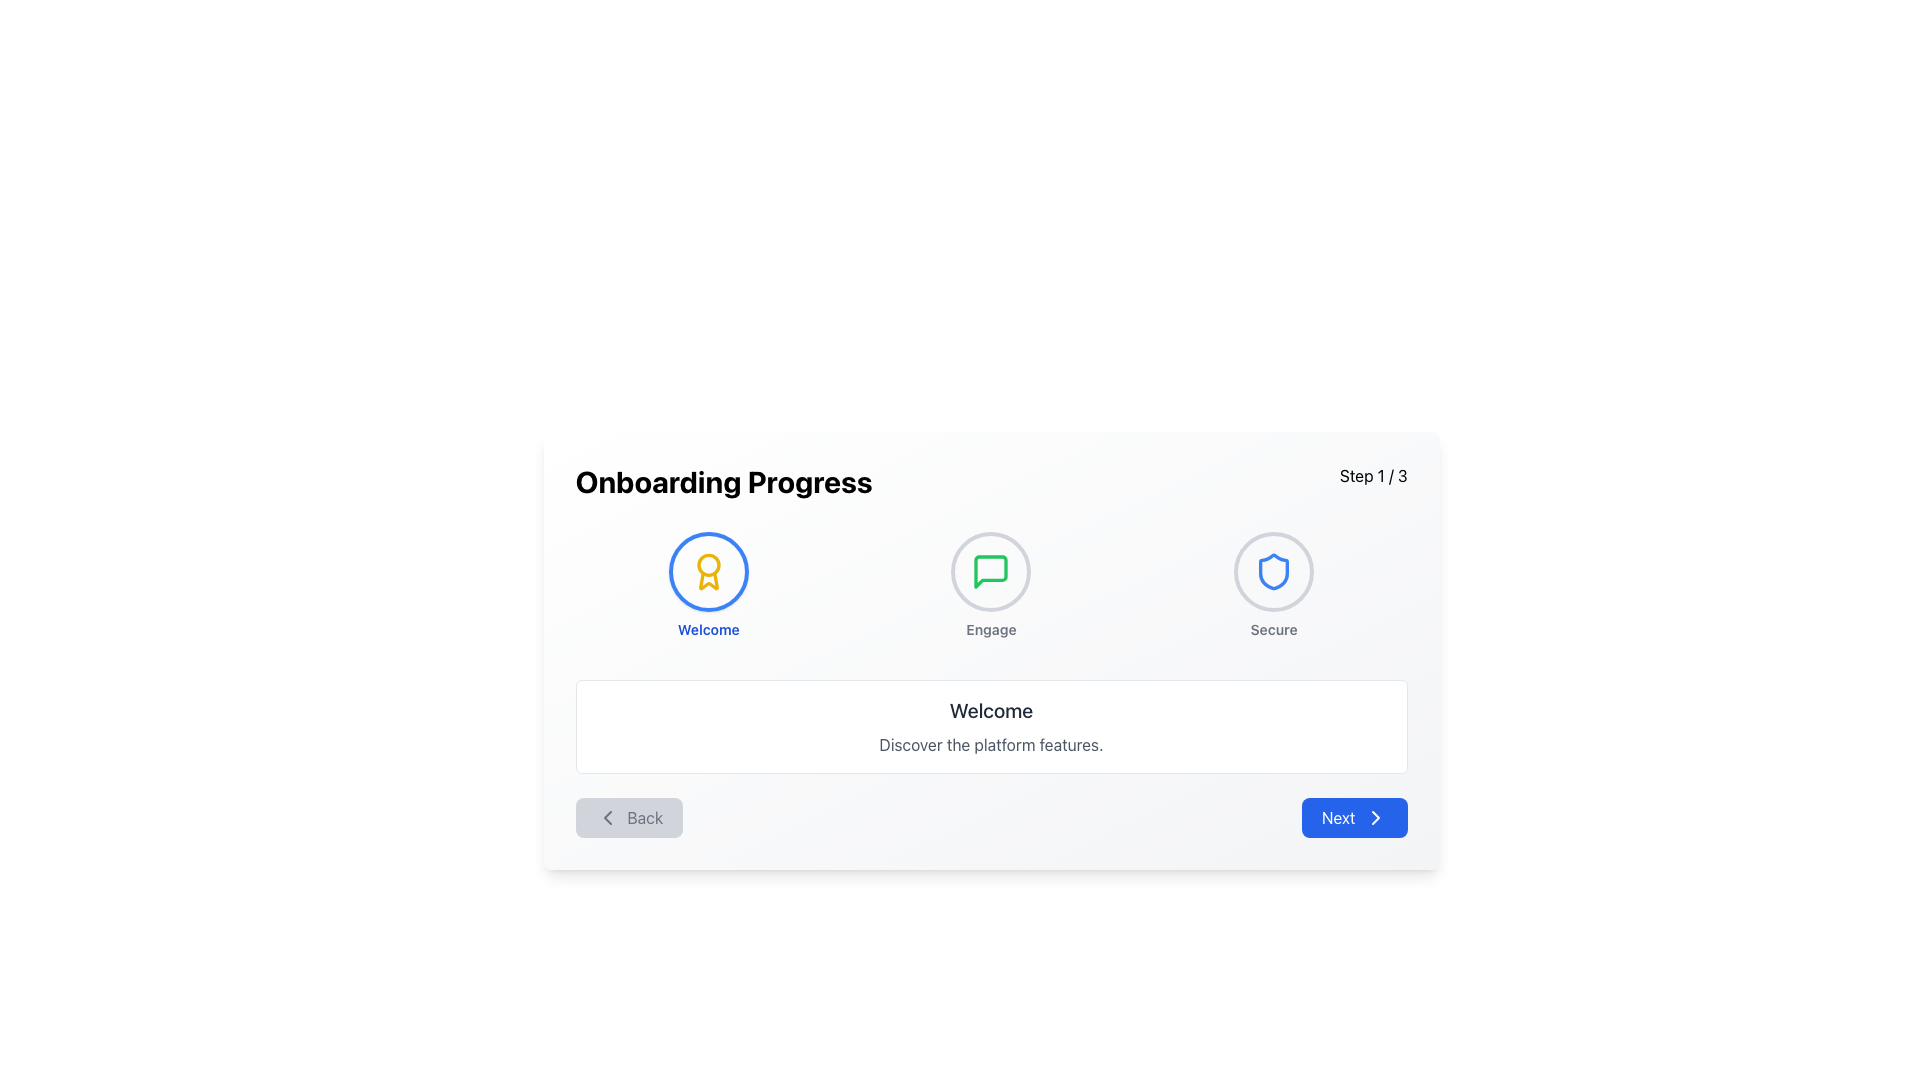 Image resolution: width=1920 pixels, height=1080 pixels. I want to click on the 'Secure' icon in the onboarding progress indicator, so click(1273, 571).